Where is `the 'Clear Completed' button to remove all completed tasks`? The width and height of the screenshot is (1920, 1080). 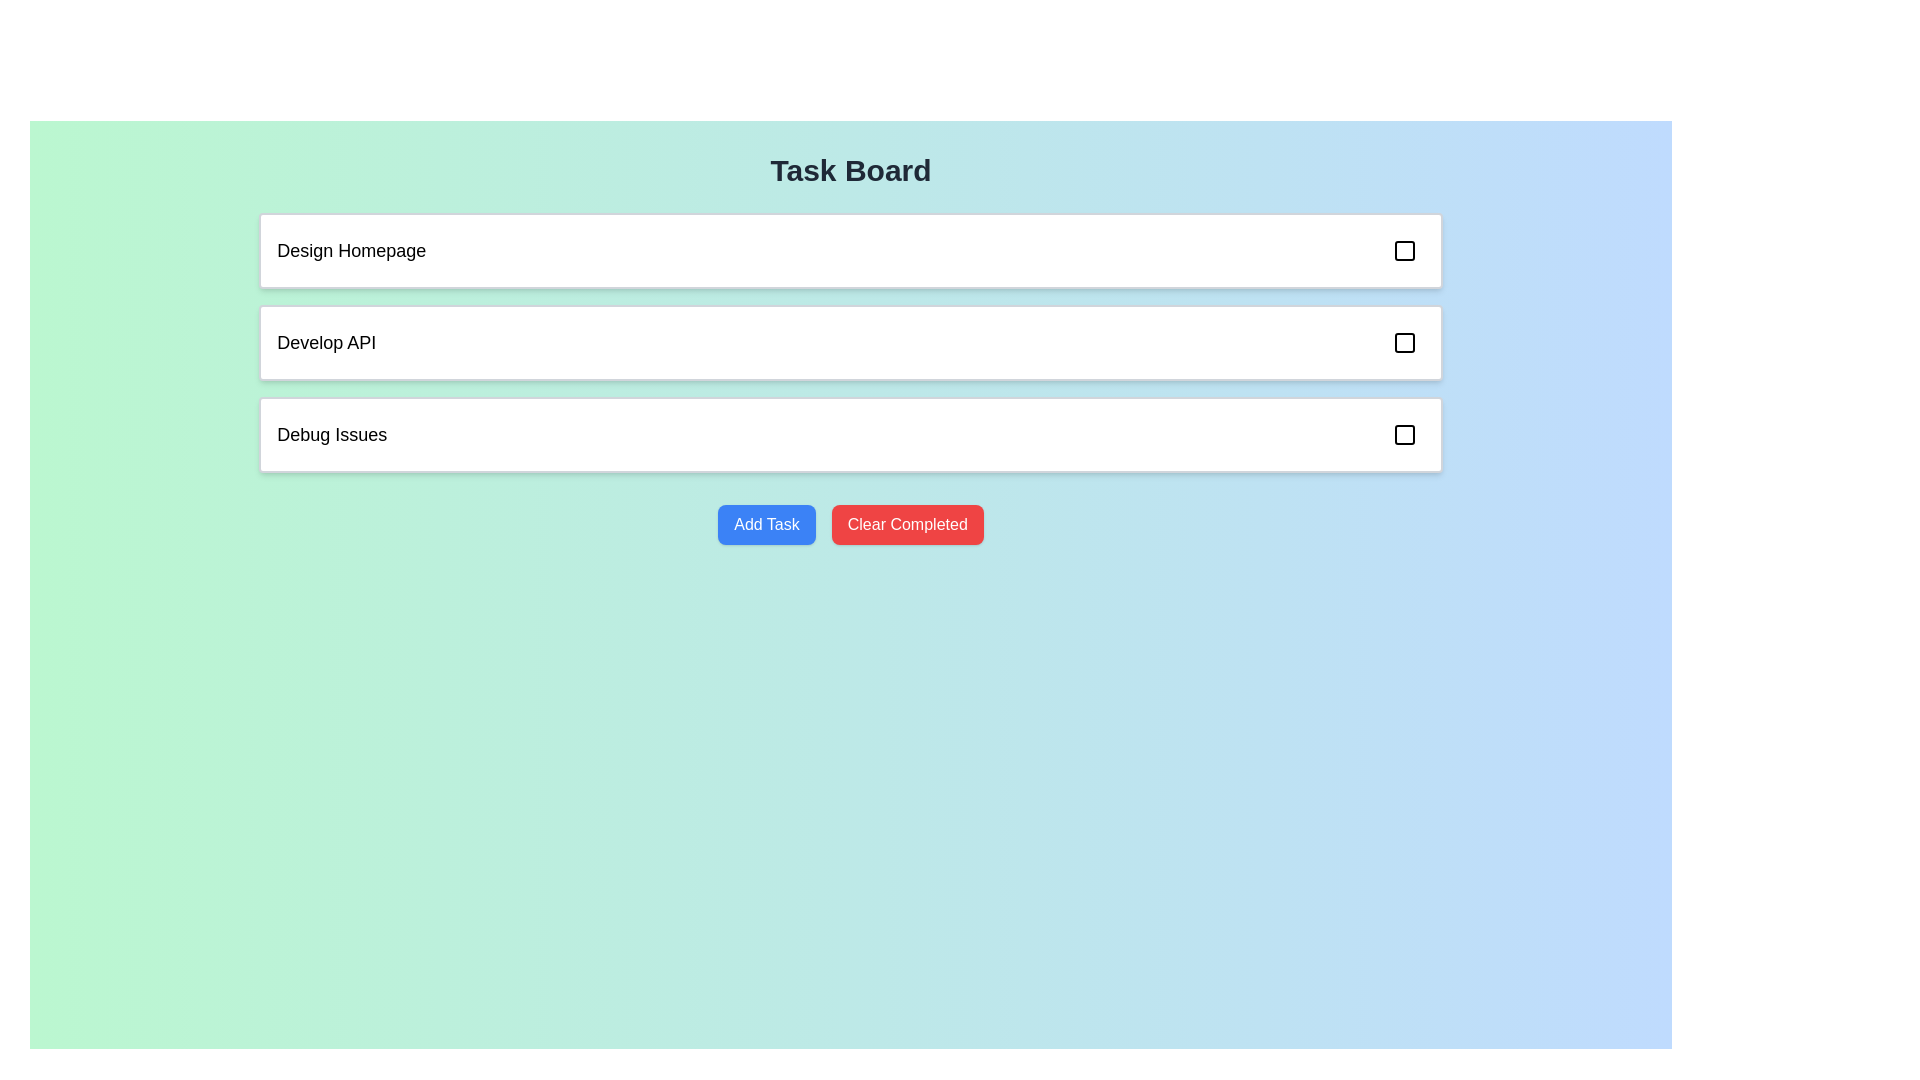
the 'Clear Completed' button to remove all completed tasks is located at coordinates (906, 523).